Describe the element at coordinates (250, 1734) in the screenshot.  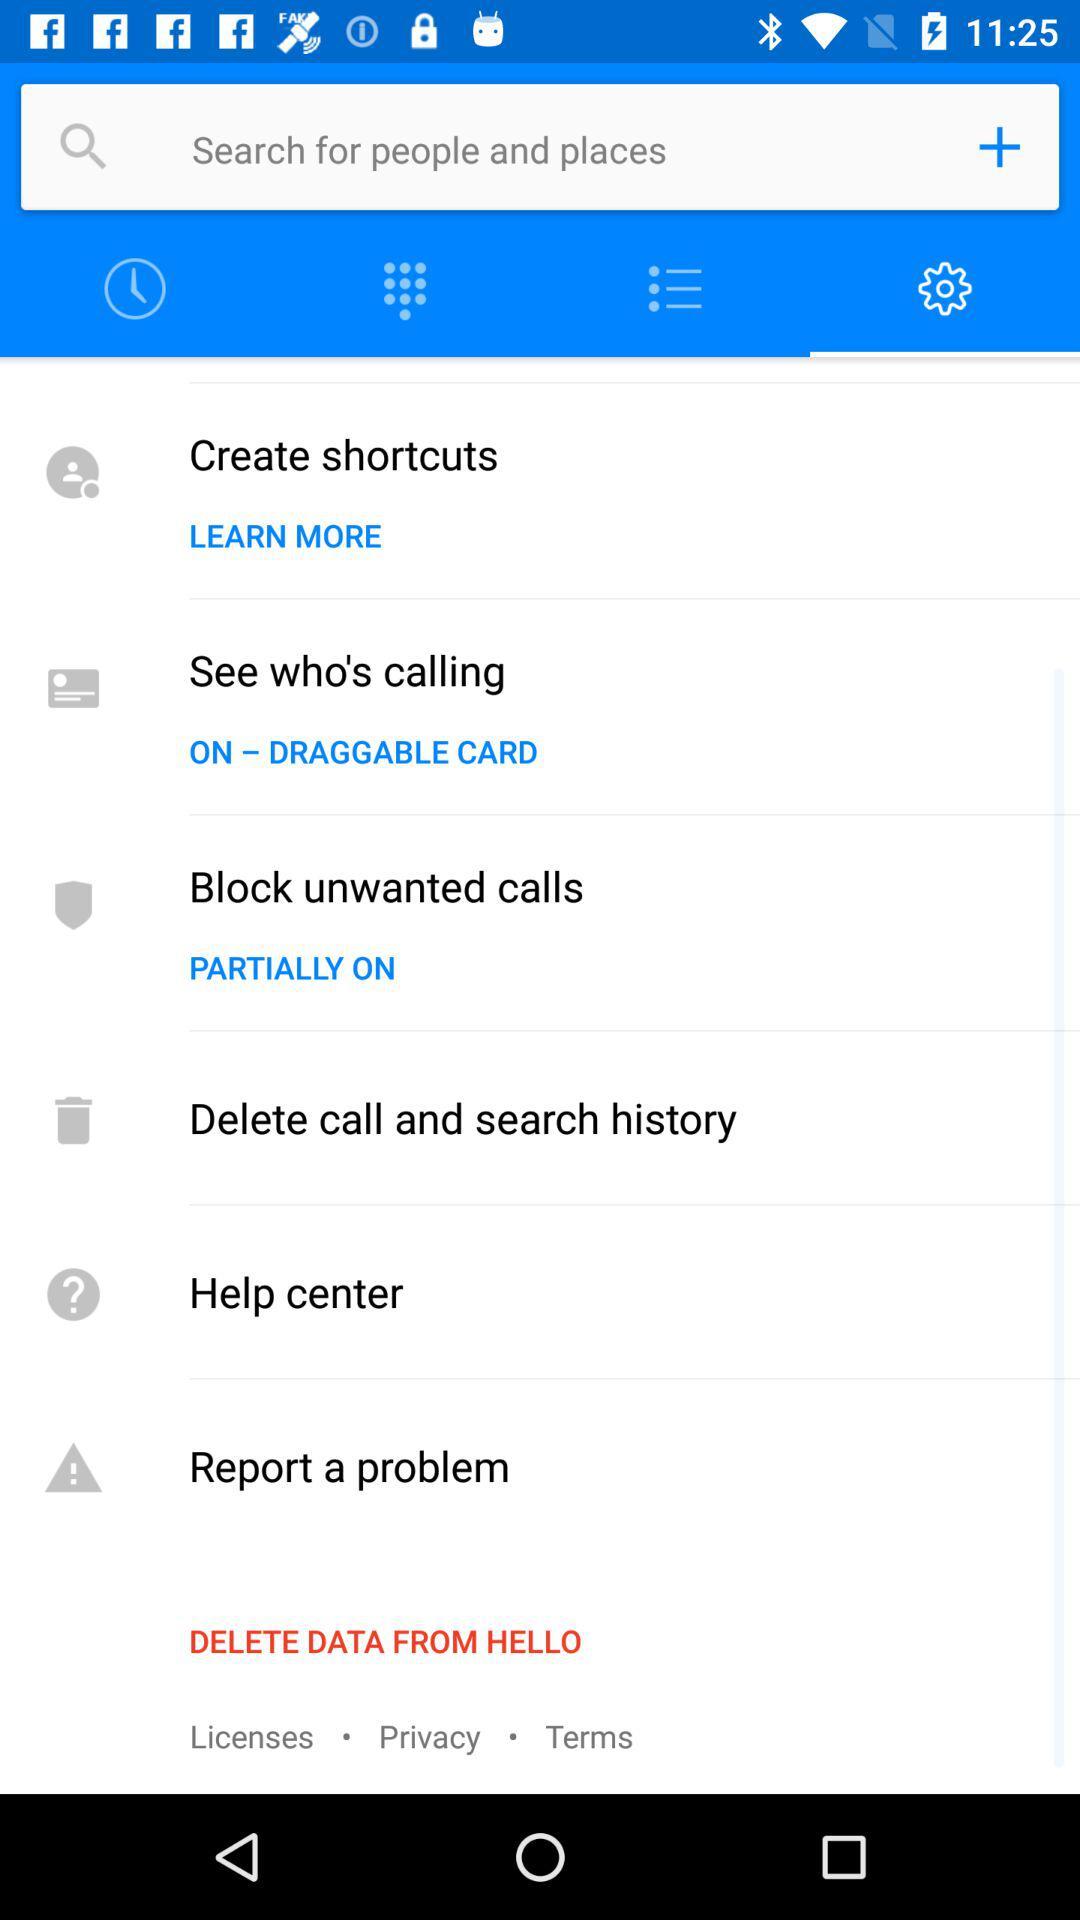
I see `licenses icon` at that location.